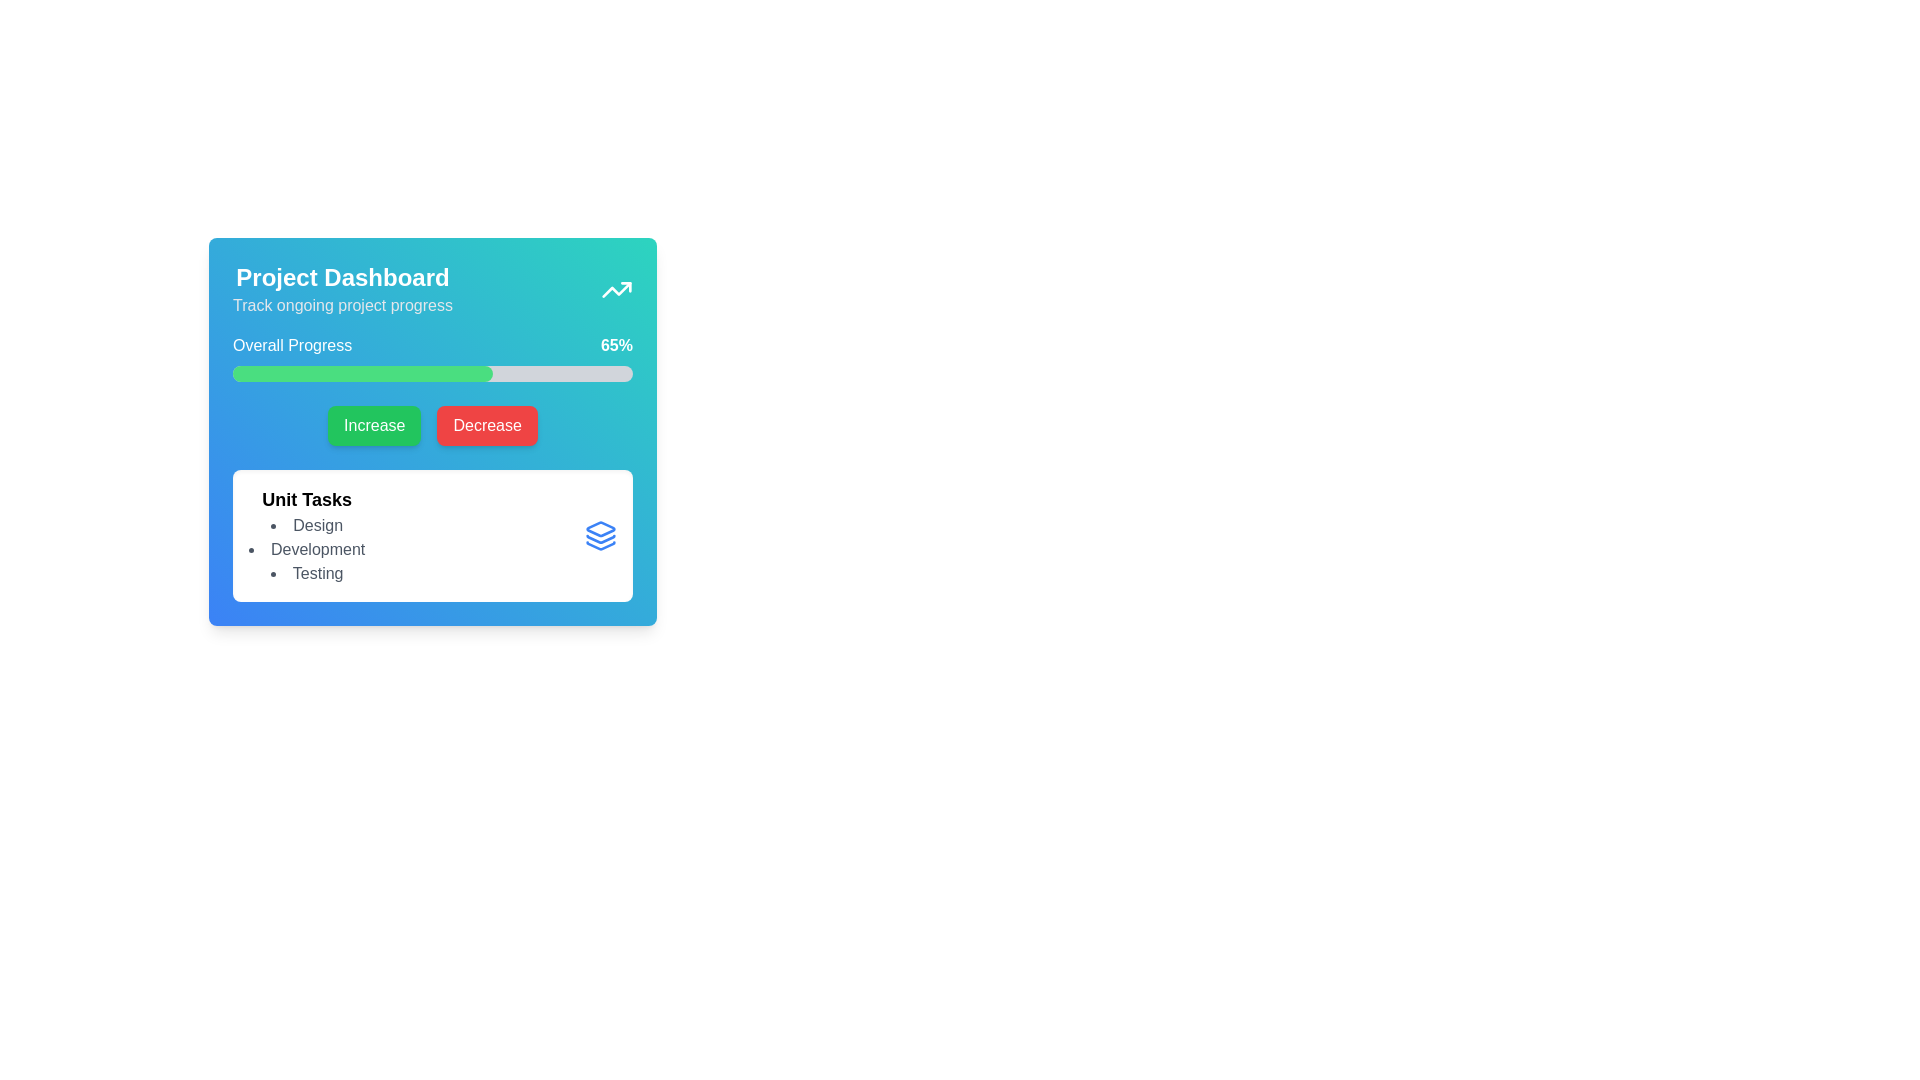 The height and width of the screenshot is (1080, 1920). What do you see at coordinates (616, 289) in the screenshot?
I see `the white upward trending arrow icon located in the top-right corner of the 'Project Dashboard' card` at bounding box center [616, 289].